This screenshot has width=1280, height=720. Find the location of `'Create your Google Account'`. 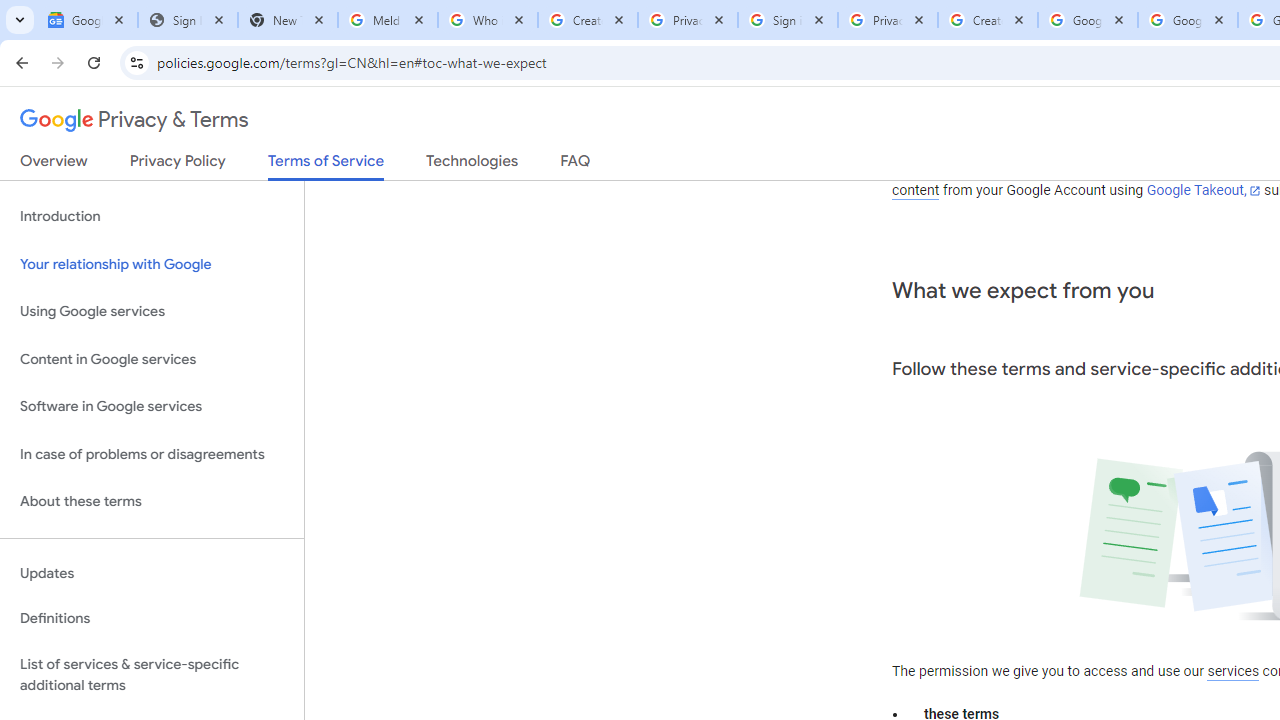

'Create your Google Account' is located at coordinates (988, 20).